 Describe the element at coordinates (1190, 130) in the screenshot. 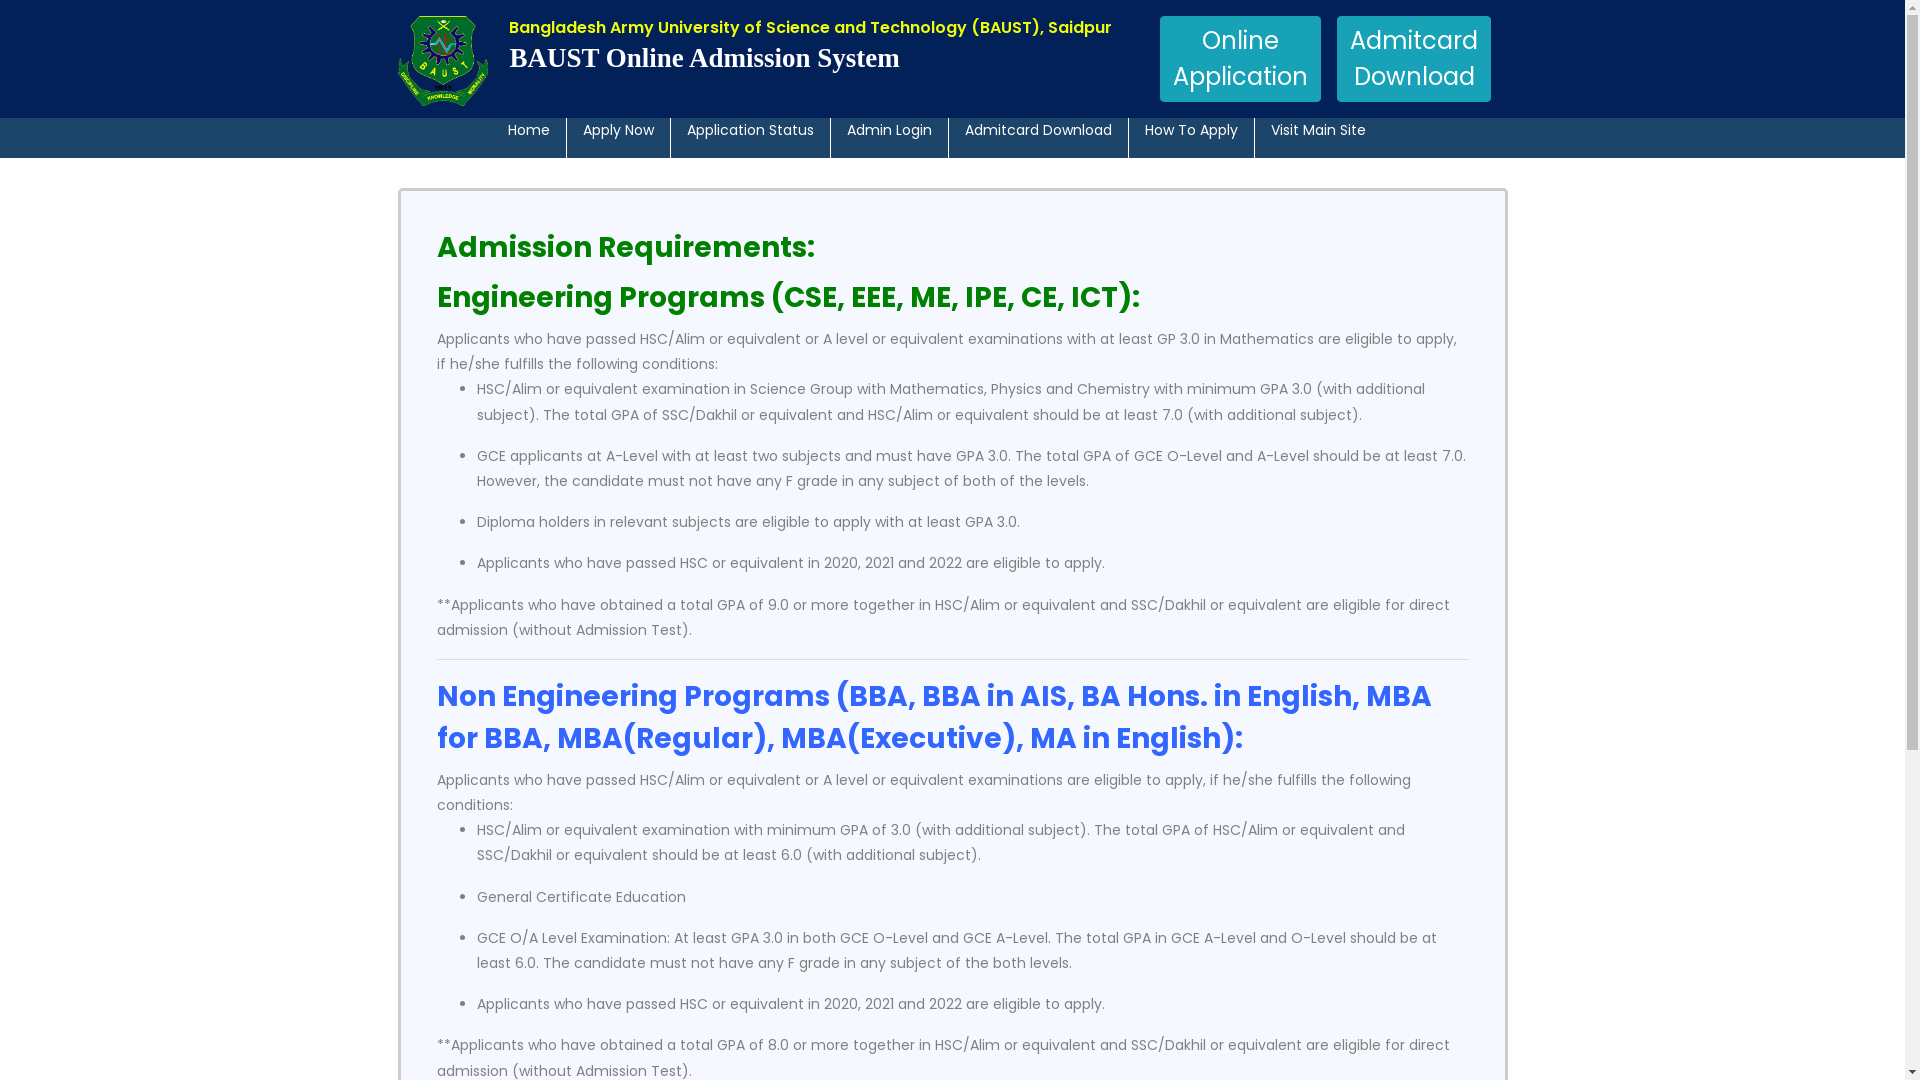

I see `'How To Apply'` at that location.